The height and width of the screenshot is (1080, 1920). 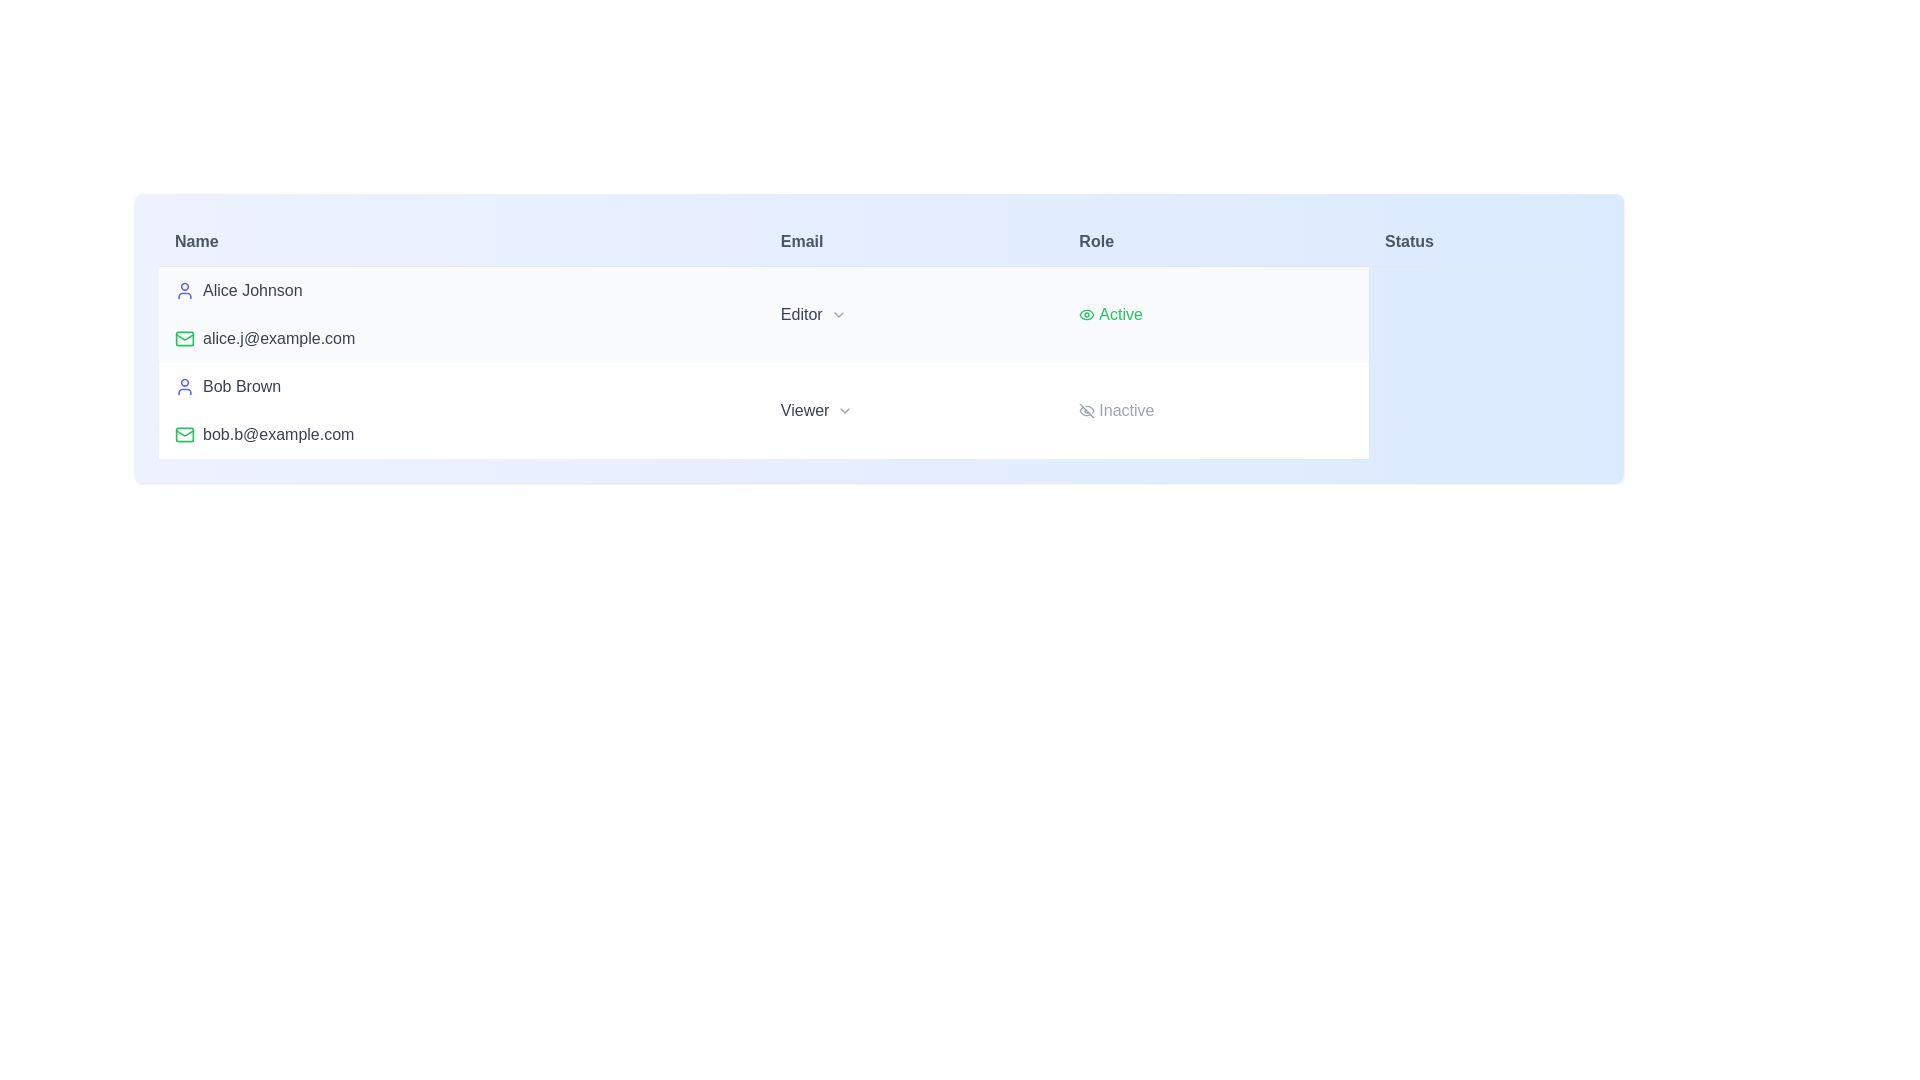 What do you see at coordinates (1086, 410) in the screenshot?
I see `the inactive status icon that visually indicates the user's inactive status, located to the left of the 'Inactive' text in the Role column of the second row of the table` at bounding box center [1086, 410].